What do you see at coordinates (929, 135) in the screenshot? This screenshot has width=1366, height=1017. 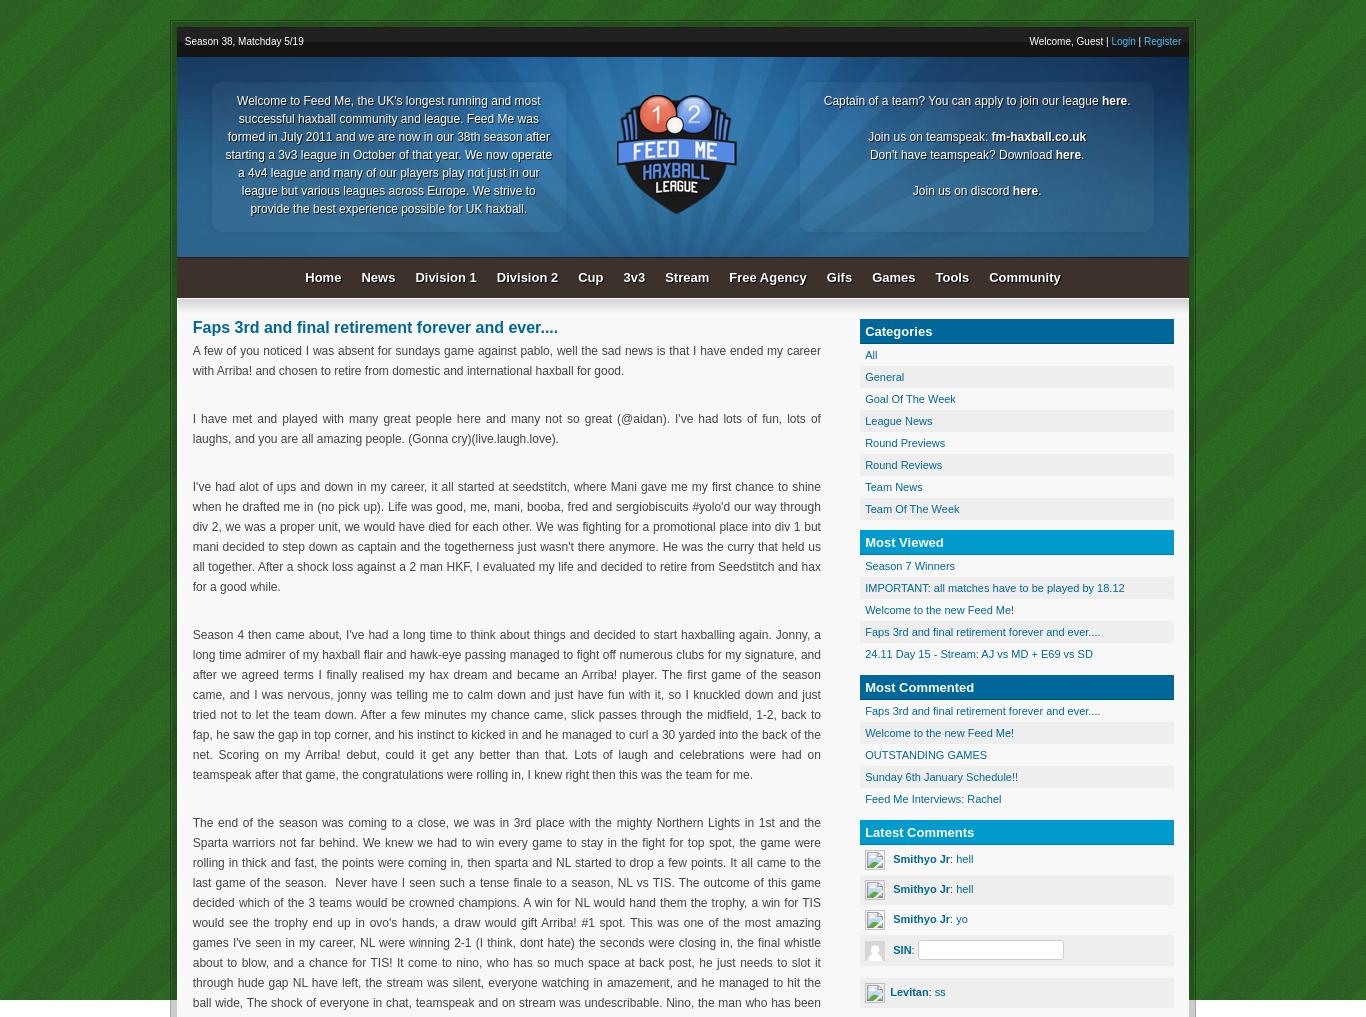 I see `'Join us on teamspeak:'` at bounding box center [929, 135].